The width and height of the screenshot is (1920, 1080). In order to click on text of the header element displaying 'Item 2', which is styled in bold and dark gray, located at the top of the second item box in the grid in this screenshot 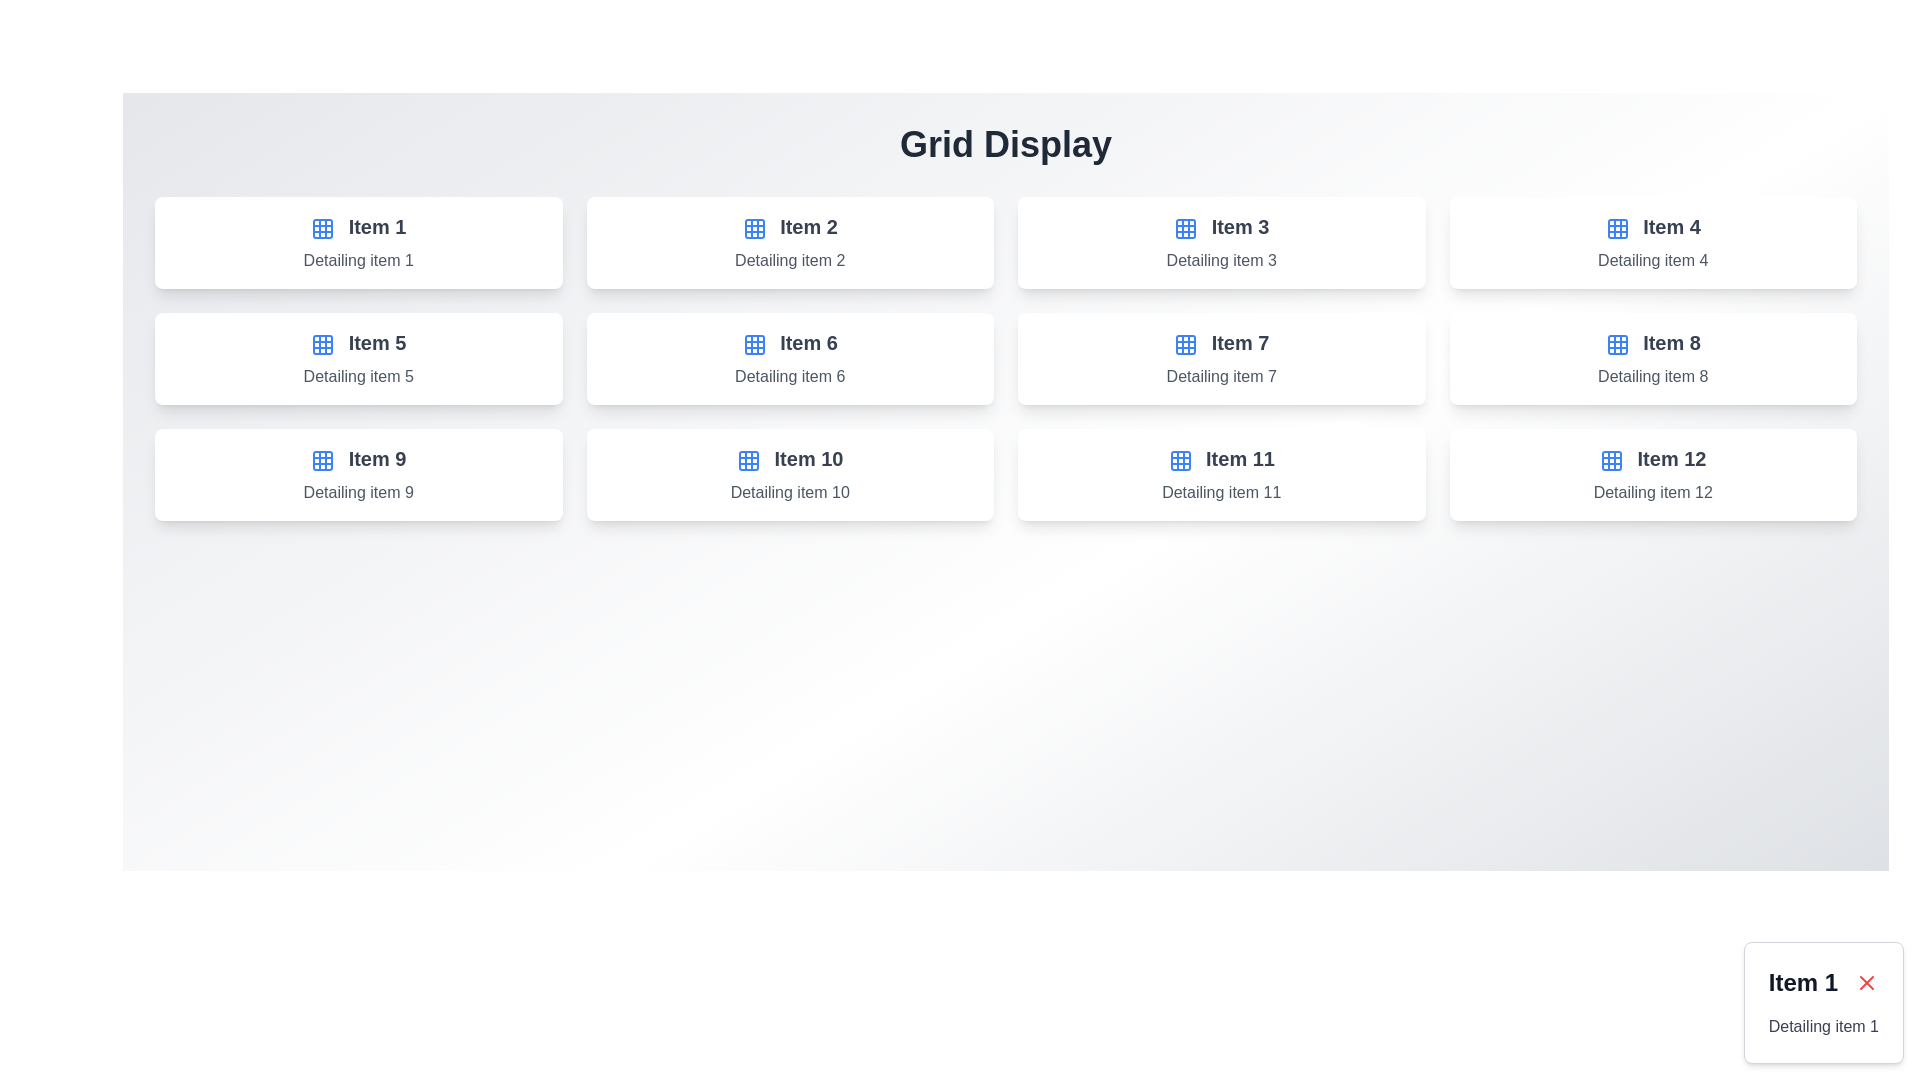, I will do `click(789, 226)`.